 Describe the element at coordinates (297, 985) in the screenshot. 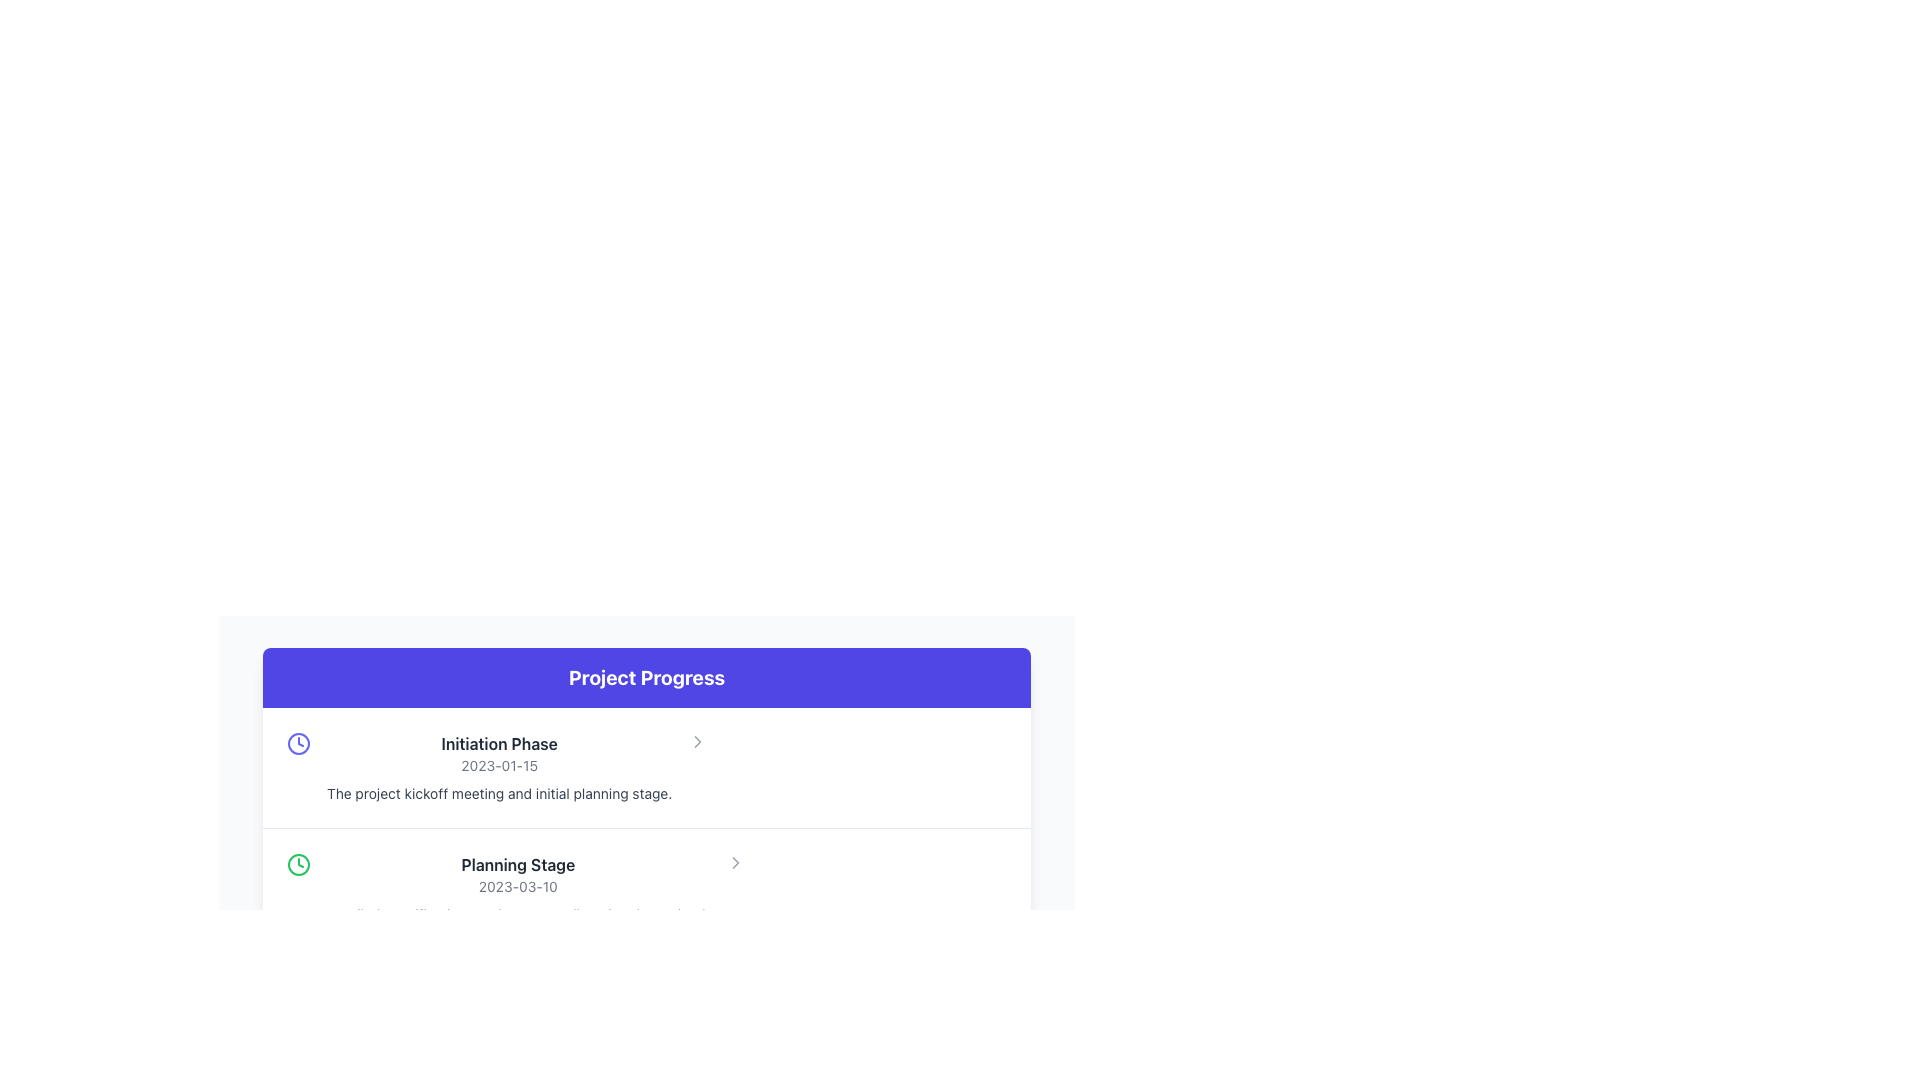

I see `the circular graphic element that represents the boundary of the clock in the 'Project Progress' section of the SVG component` at that location.